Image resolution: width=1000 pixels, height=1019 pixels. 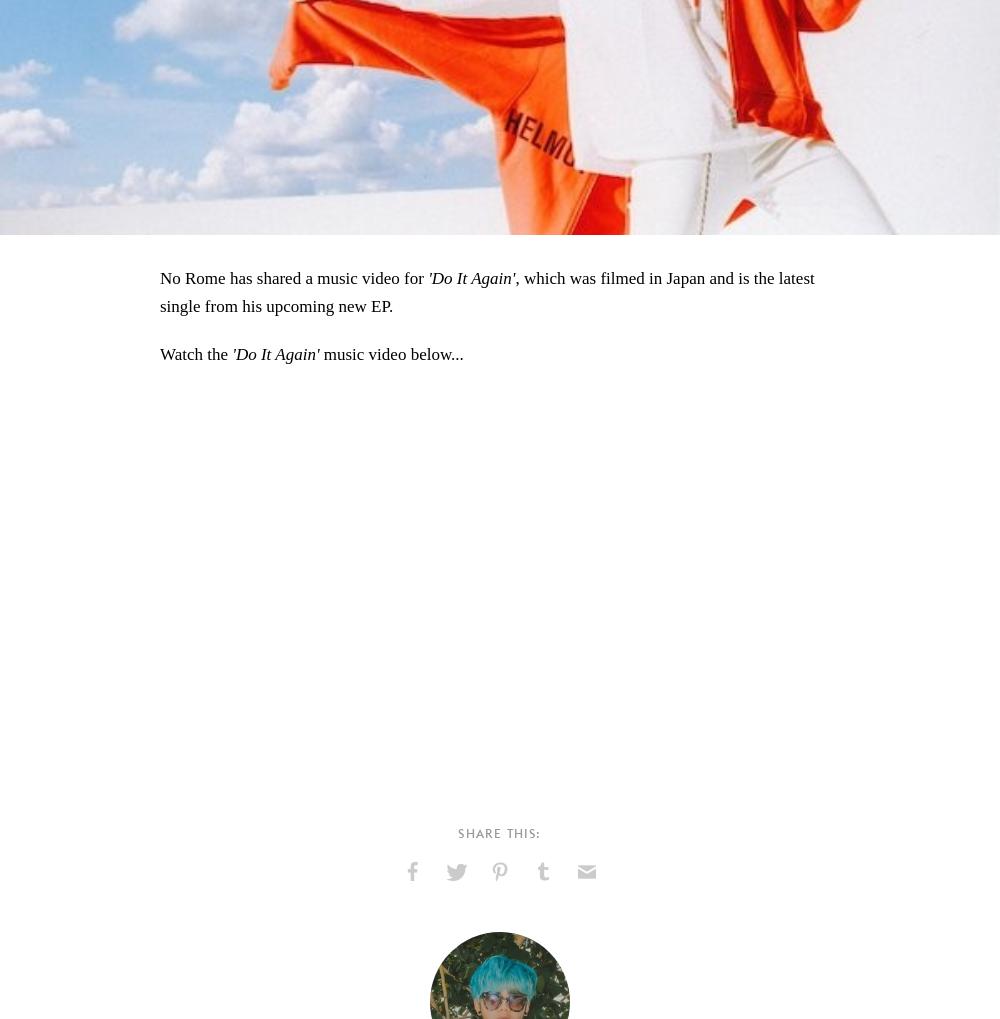 I want to click on 'Send via Email', so click(x=593, y=913).